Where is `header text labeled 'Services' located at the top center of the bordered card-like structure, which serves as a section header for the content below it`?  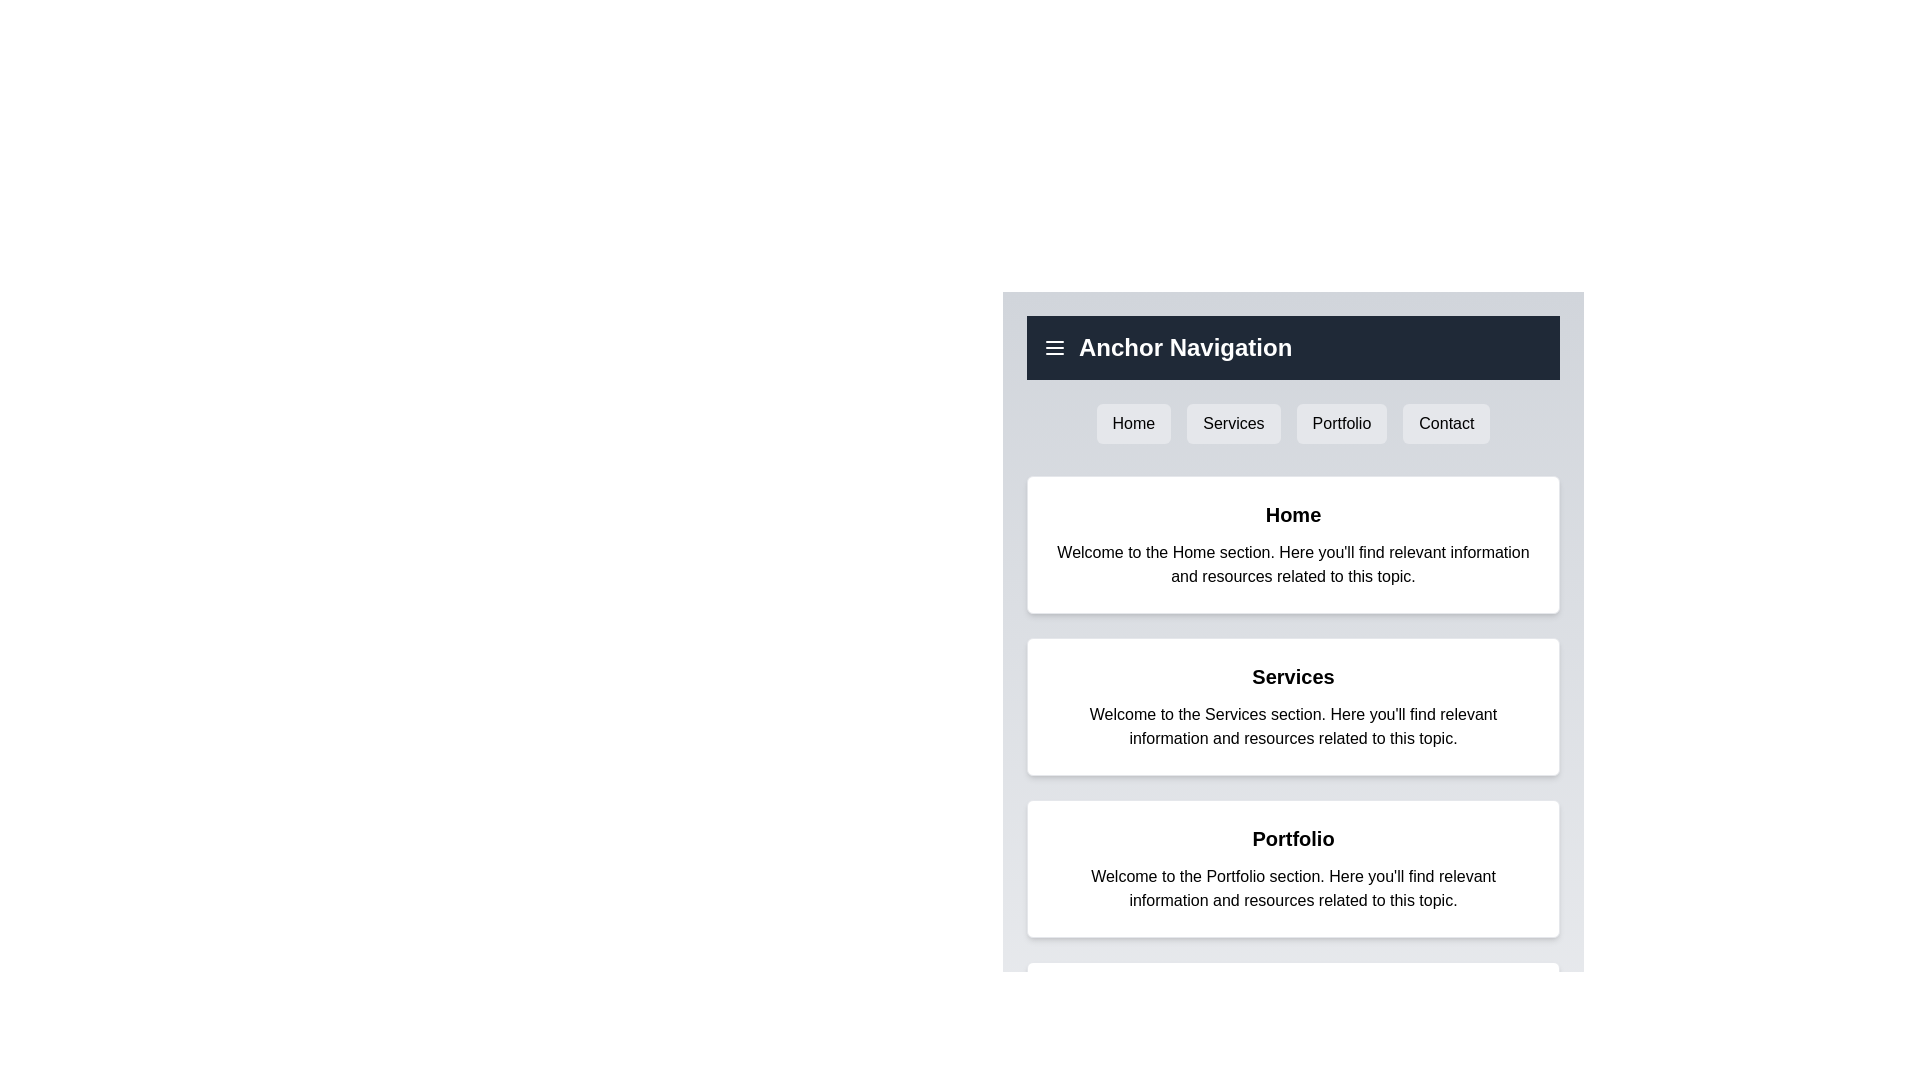 header text labeled 'Services' located at the top center of the bordered card-like structure, which serves as a section header for the content below it is located at coordinates (1293, 676).